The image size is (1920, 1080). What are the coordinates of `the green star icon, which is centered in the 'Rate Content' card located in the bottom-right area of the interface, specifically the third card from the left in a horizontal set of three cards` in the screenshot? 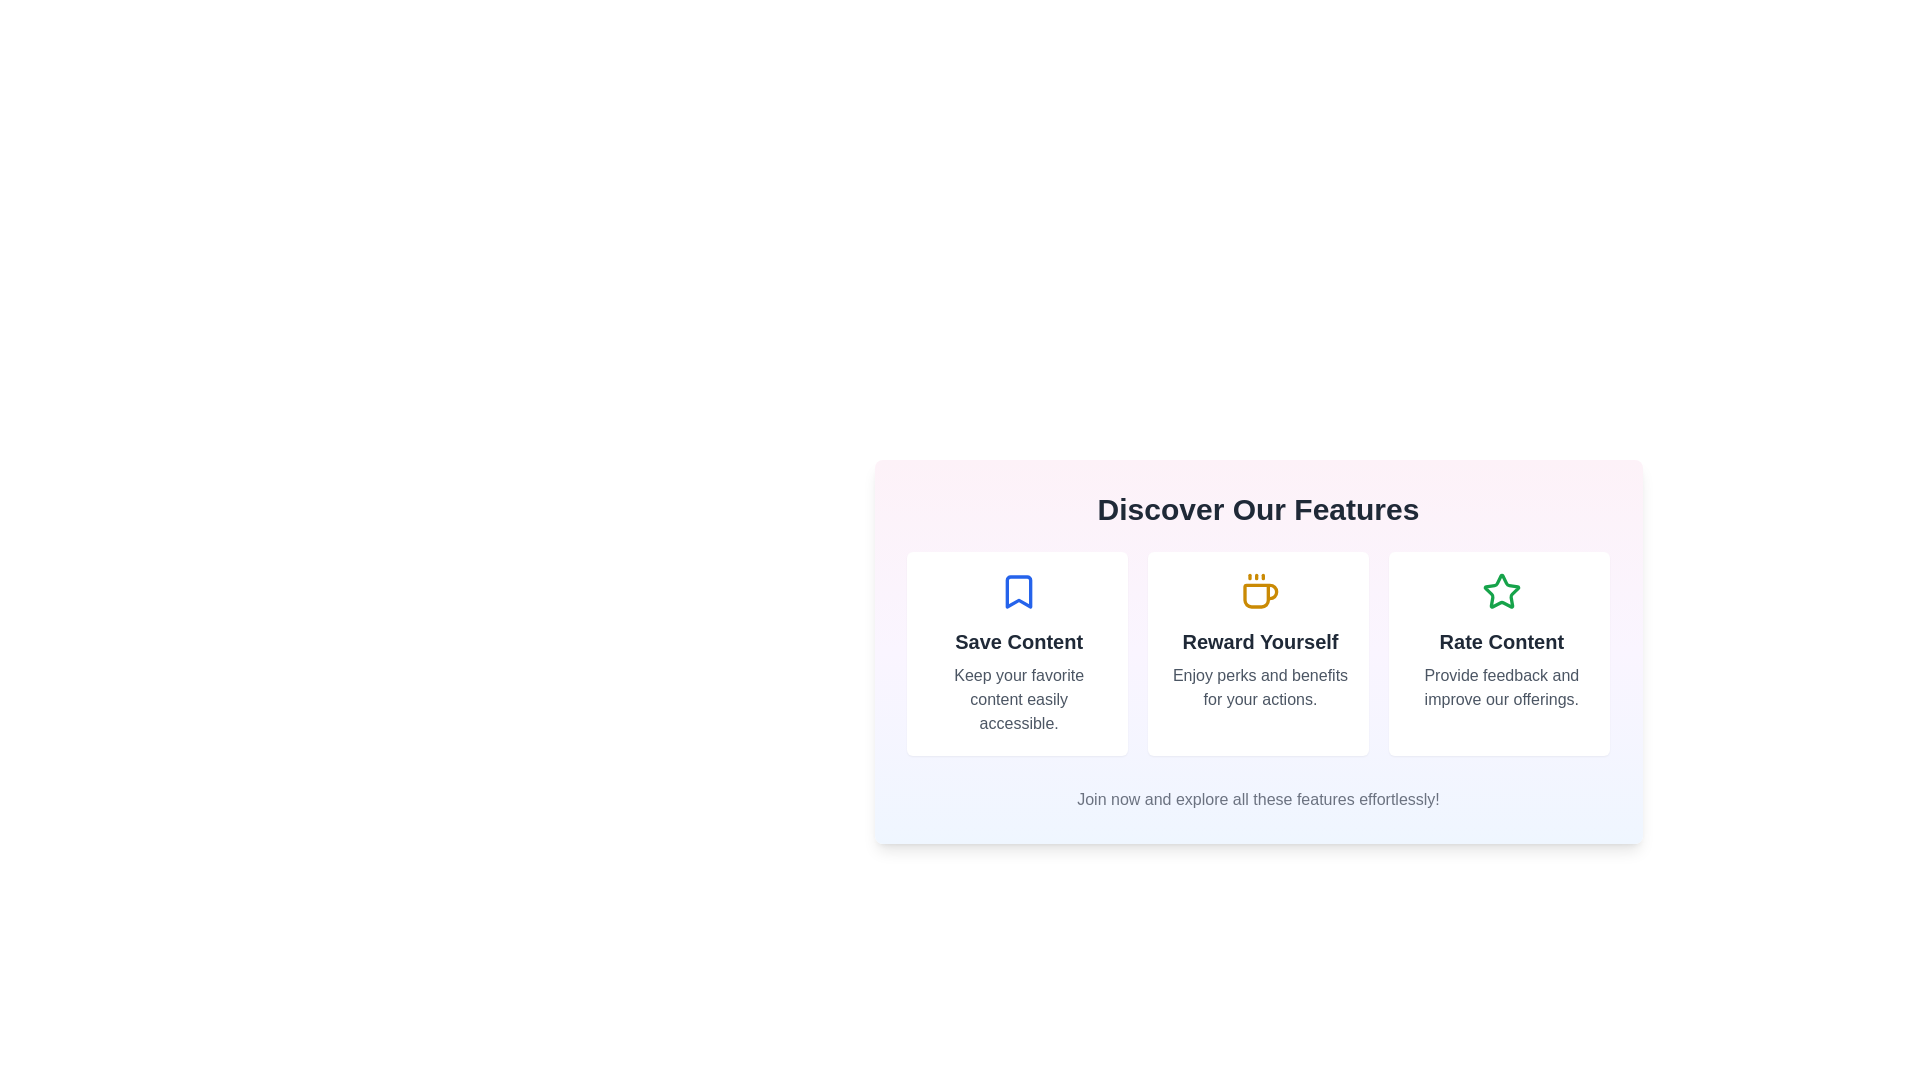 It's located at (1501, 590).